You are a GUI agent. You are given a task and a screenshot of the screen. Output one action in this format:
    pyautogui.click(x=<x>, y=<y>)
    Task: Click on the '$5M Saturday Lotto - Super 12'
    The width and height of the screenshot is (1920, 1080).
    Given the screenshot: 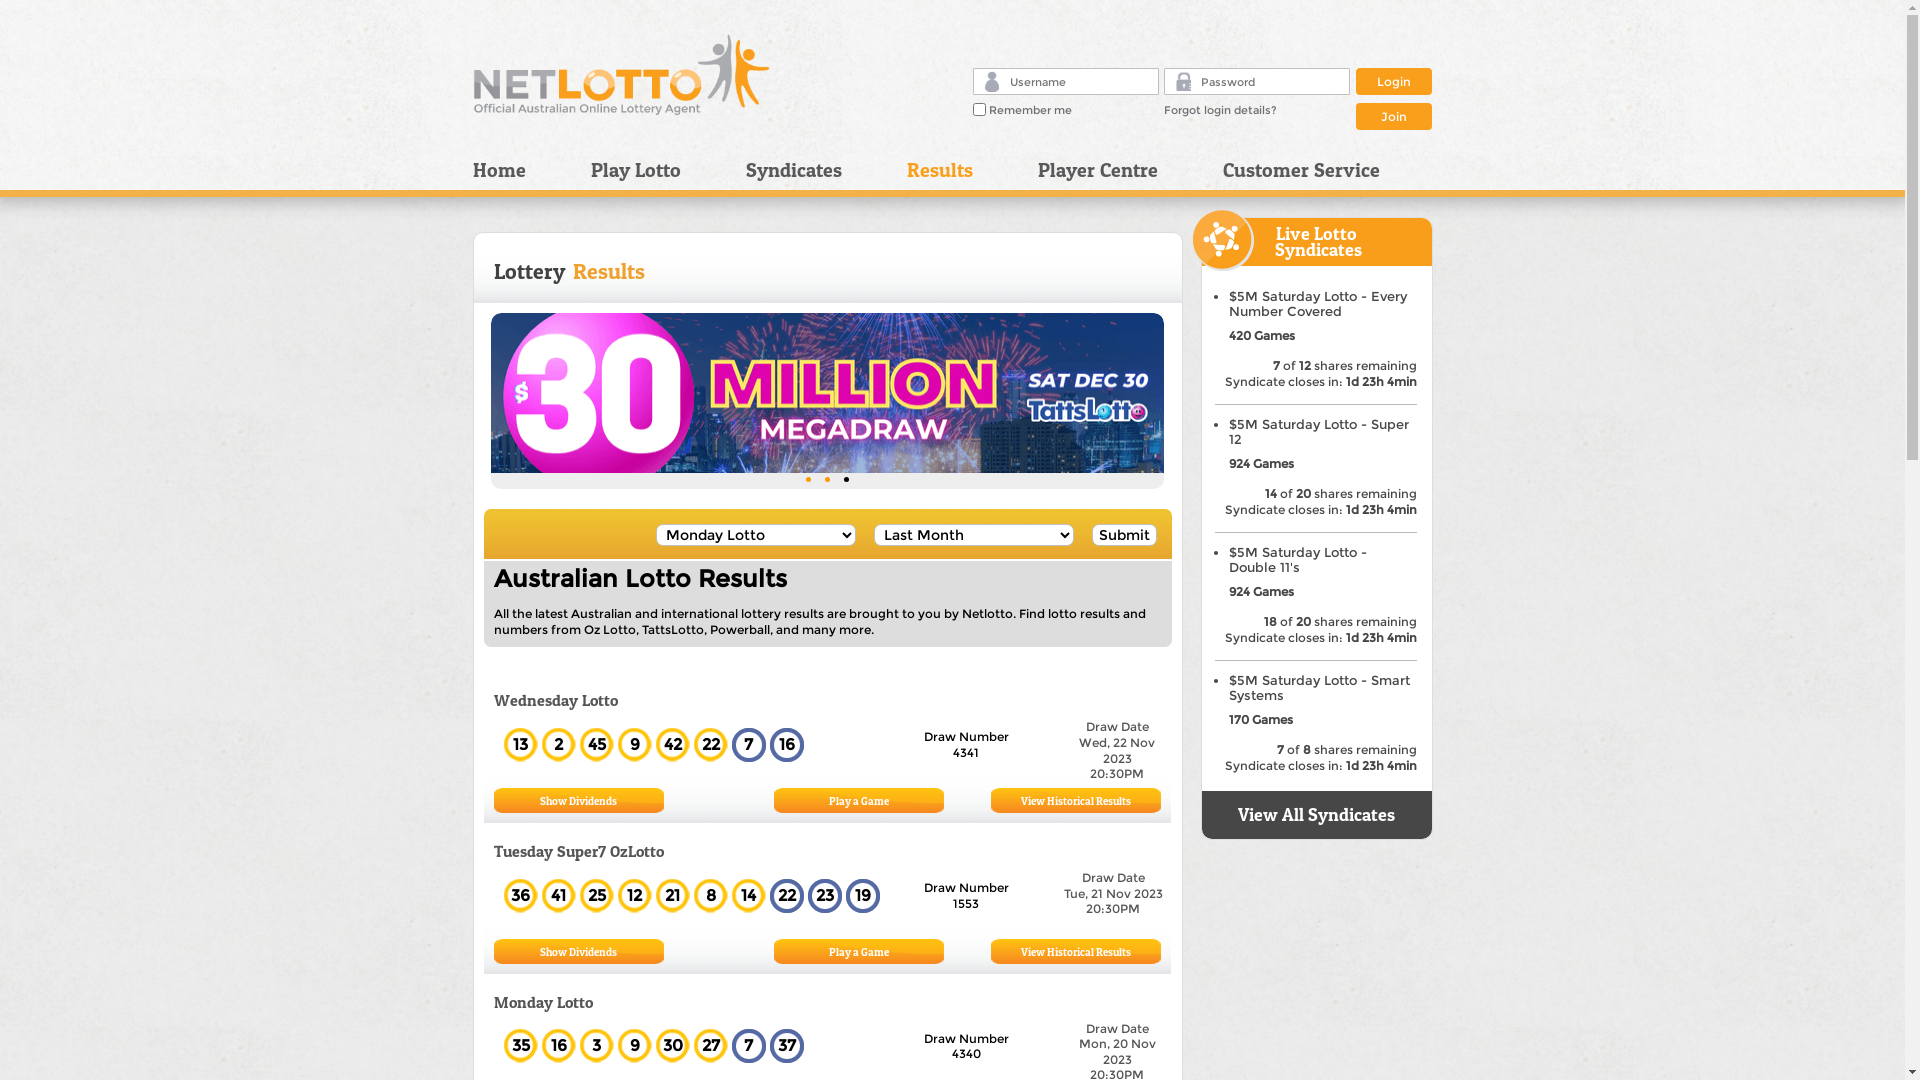 What is the action you would take?
    pyautogui.click(x=1227, y=431)
    